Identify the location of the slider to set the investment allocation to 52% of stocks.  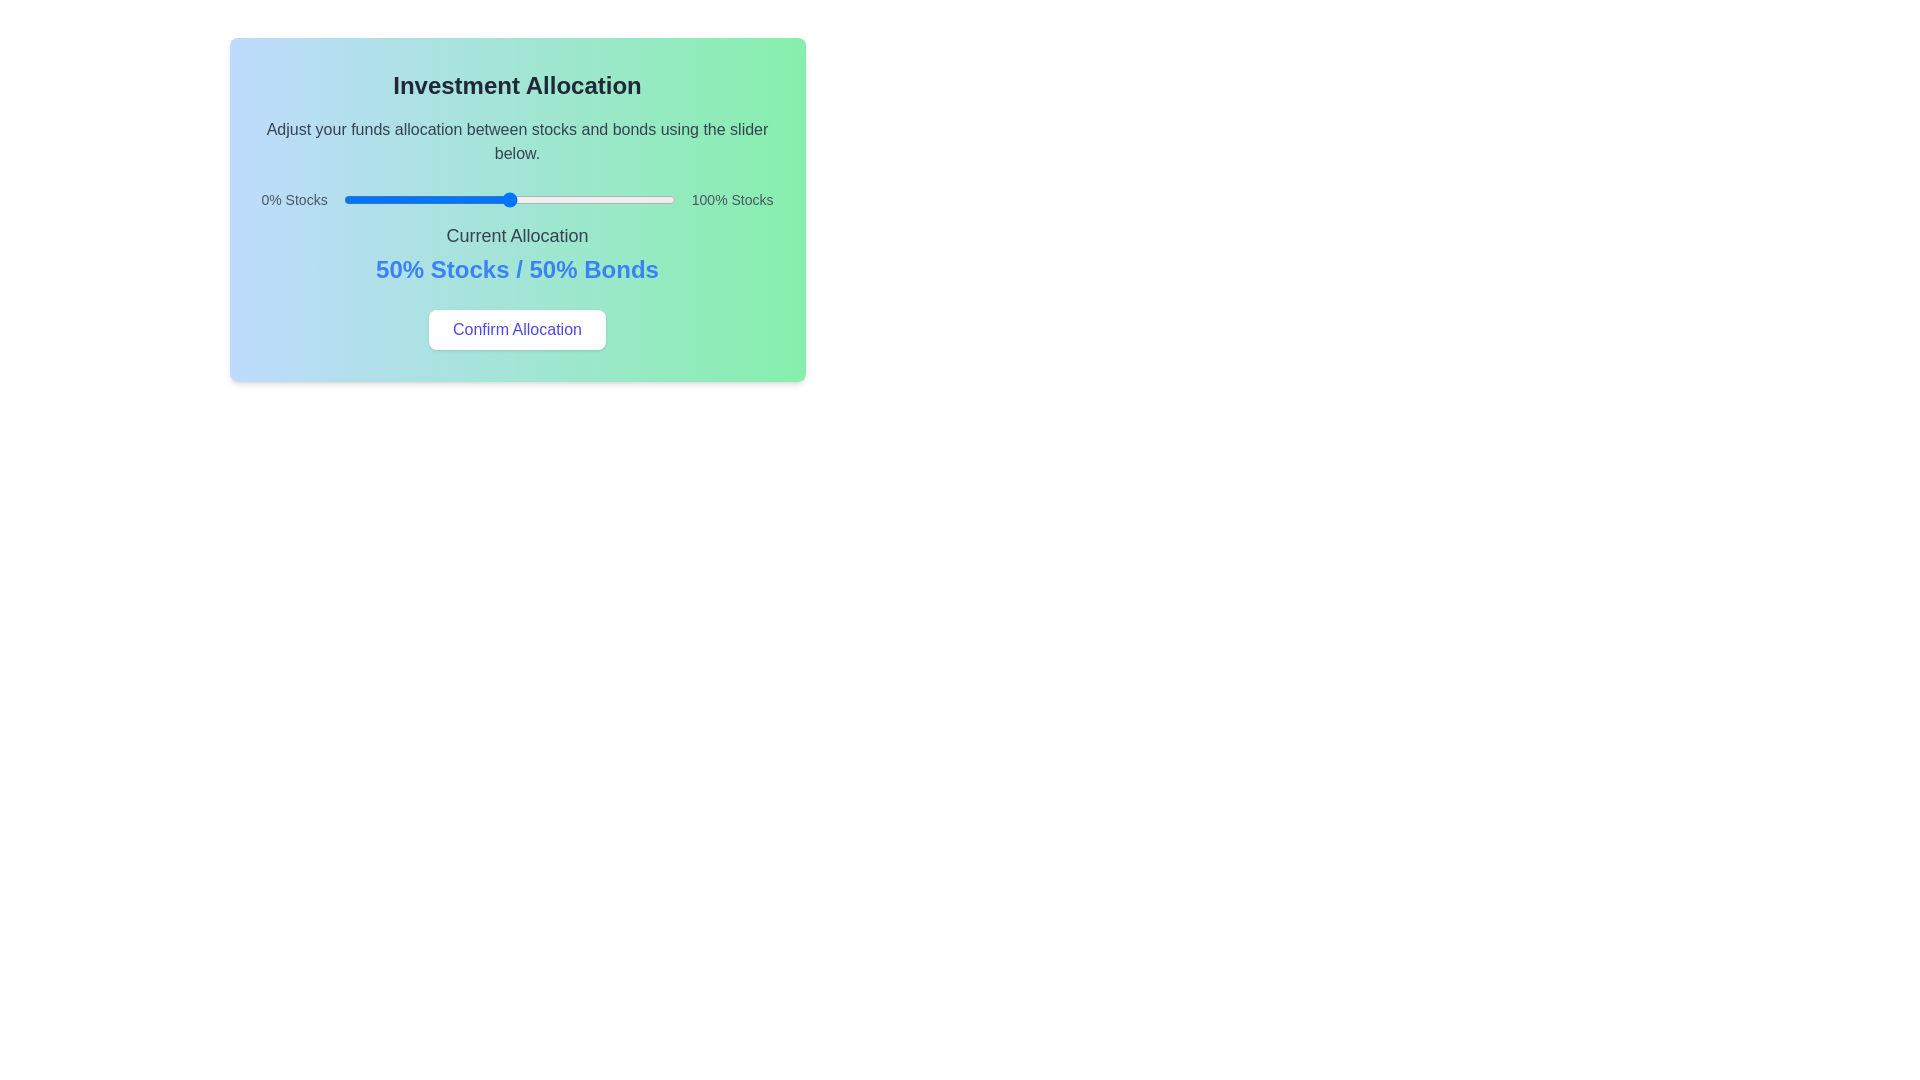
(516, 200).